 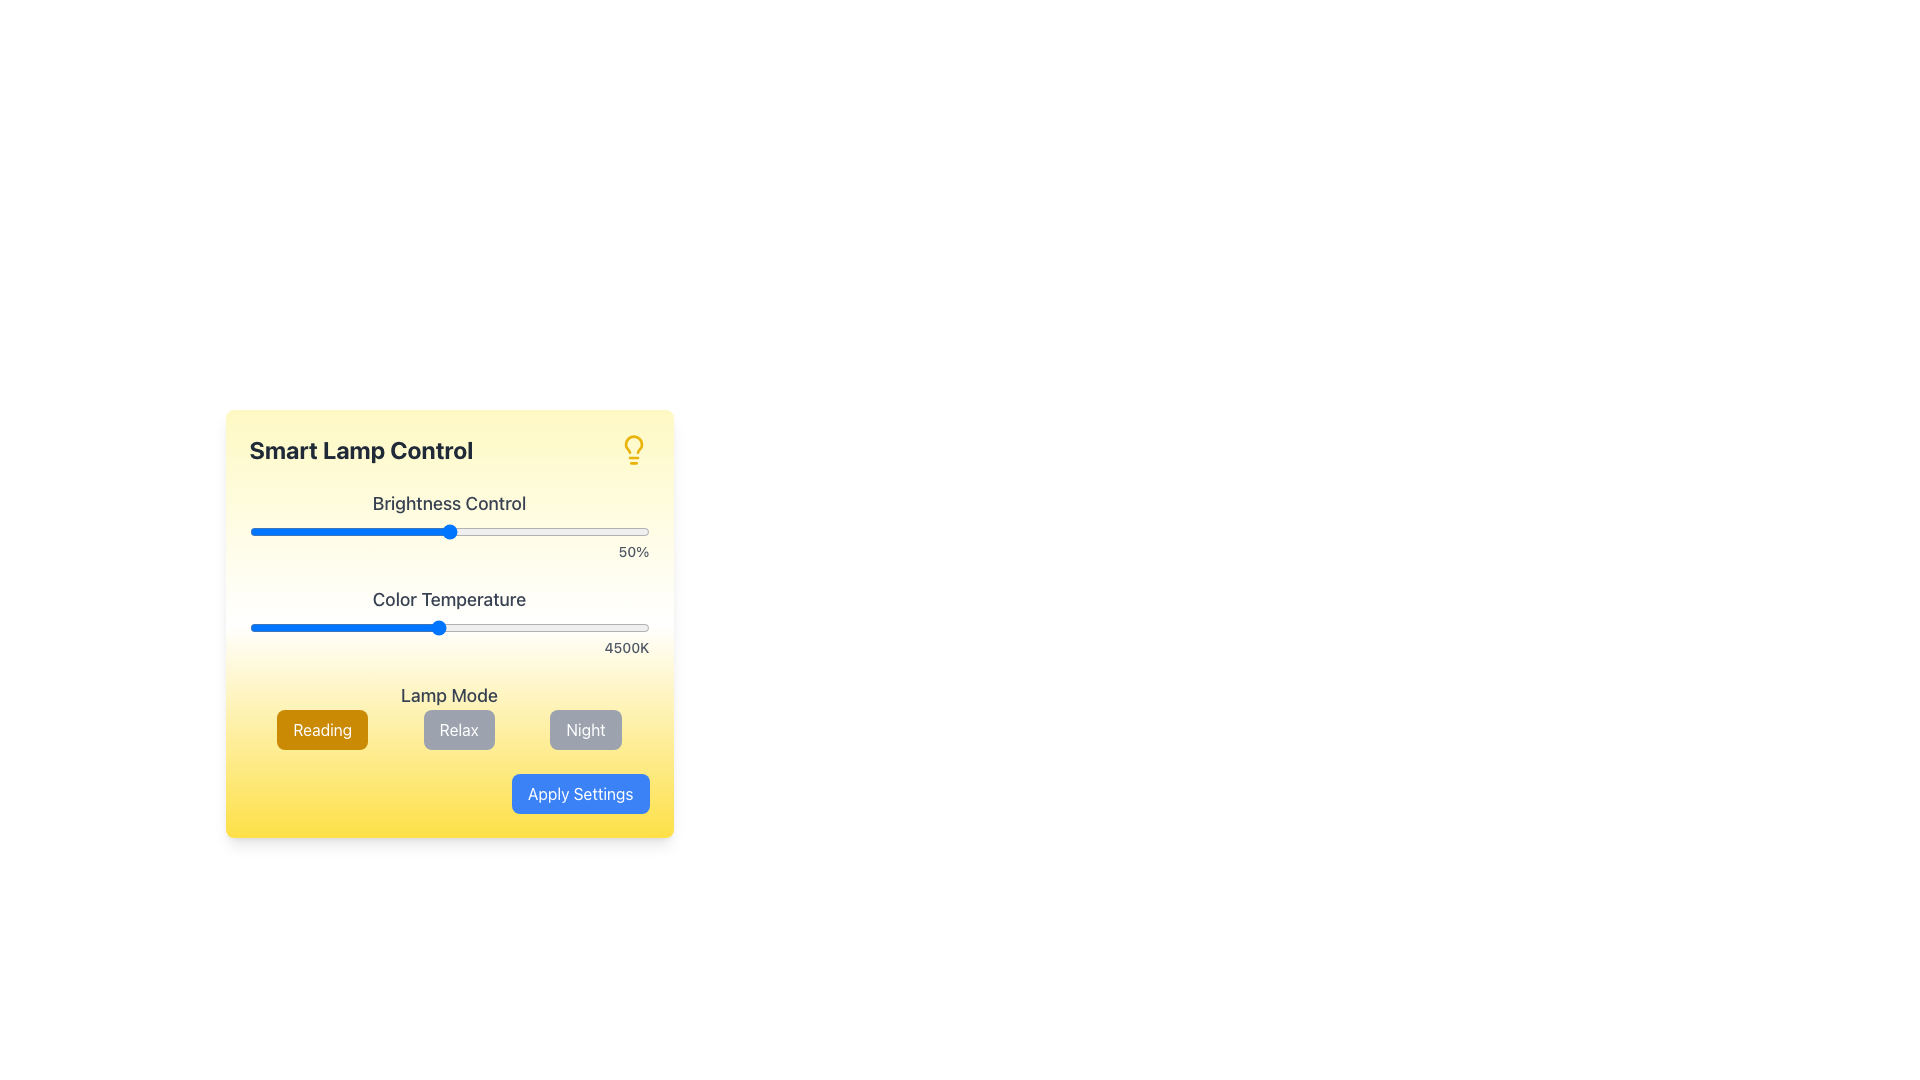 I want to click on the color temperature, so click(x=249, y=627).